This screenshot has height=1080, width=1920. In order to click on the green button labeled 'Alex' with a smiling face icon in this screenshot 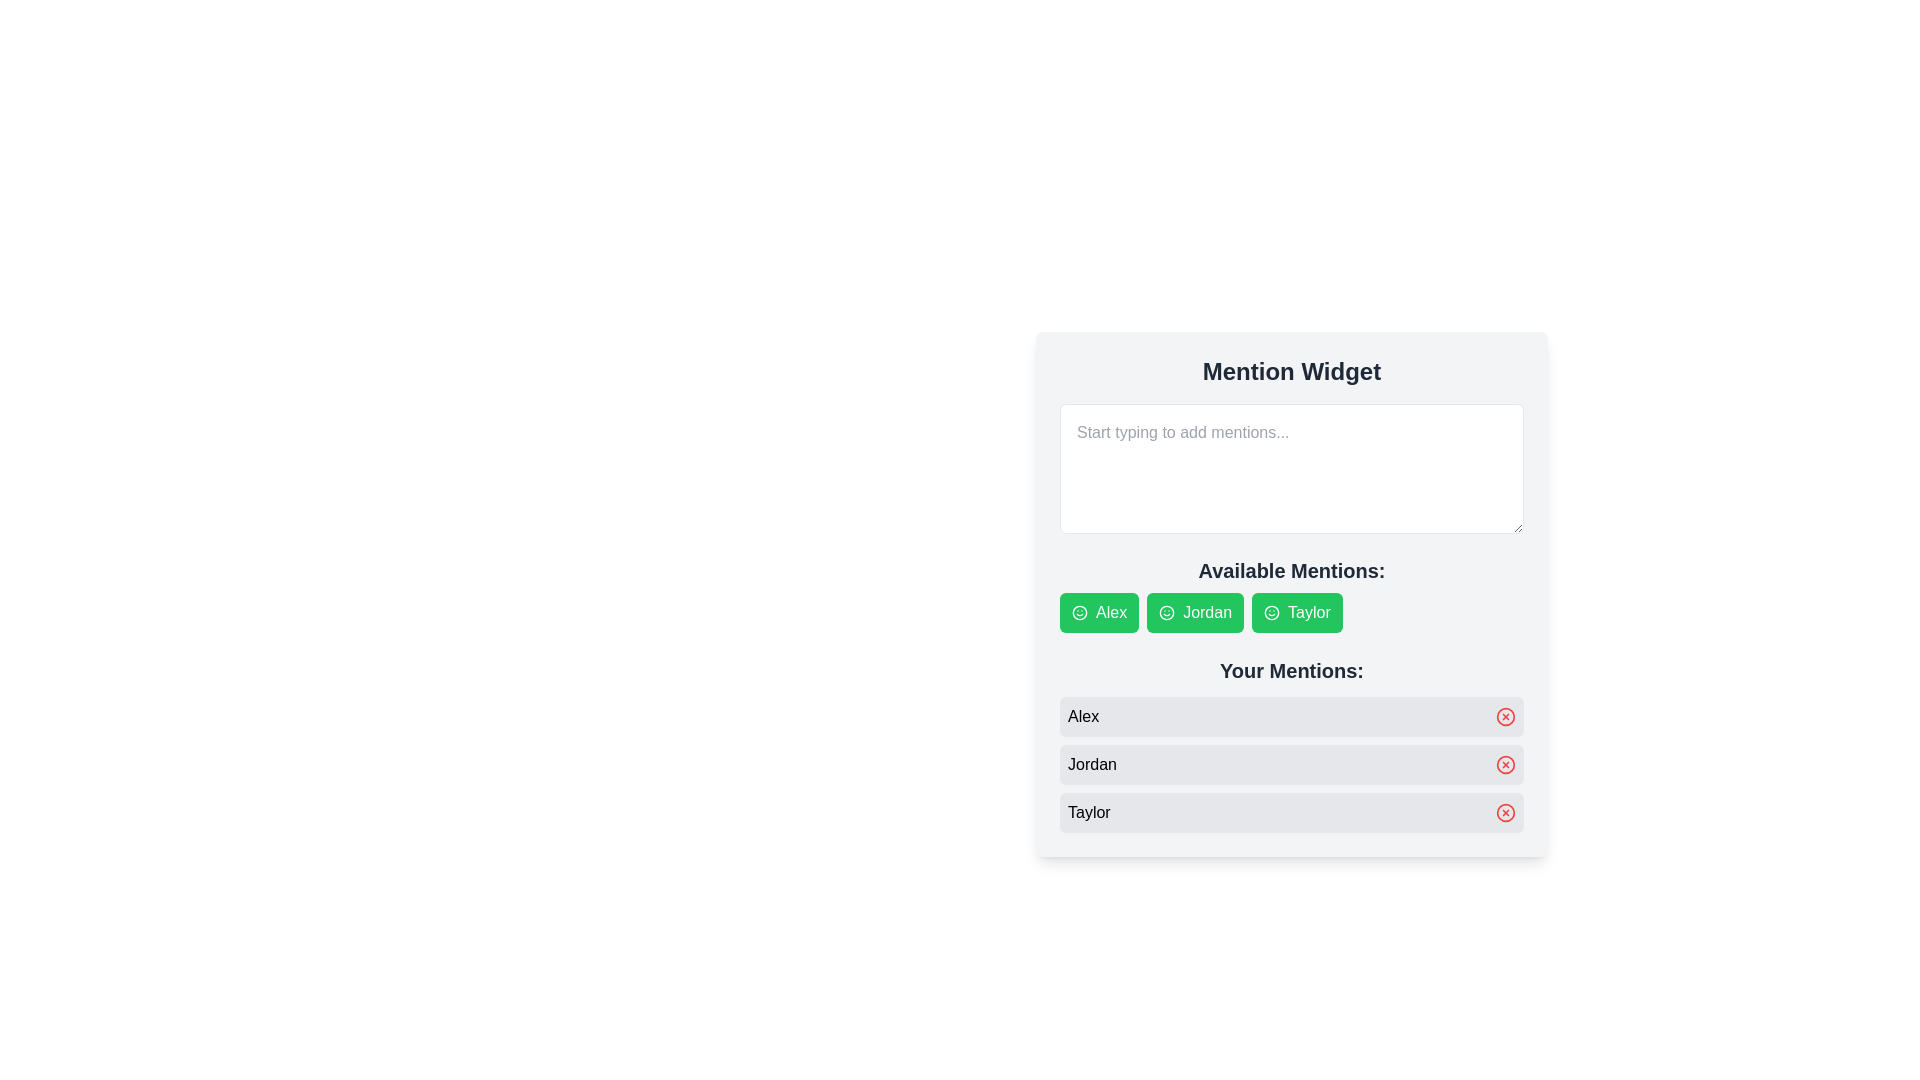, I will do `click(1098, 612)`.